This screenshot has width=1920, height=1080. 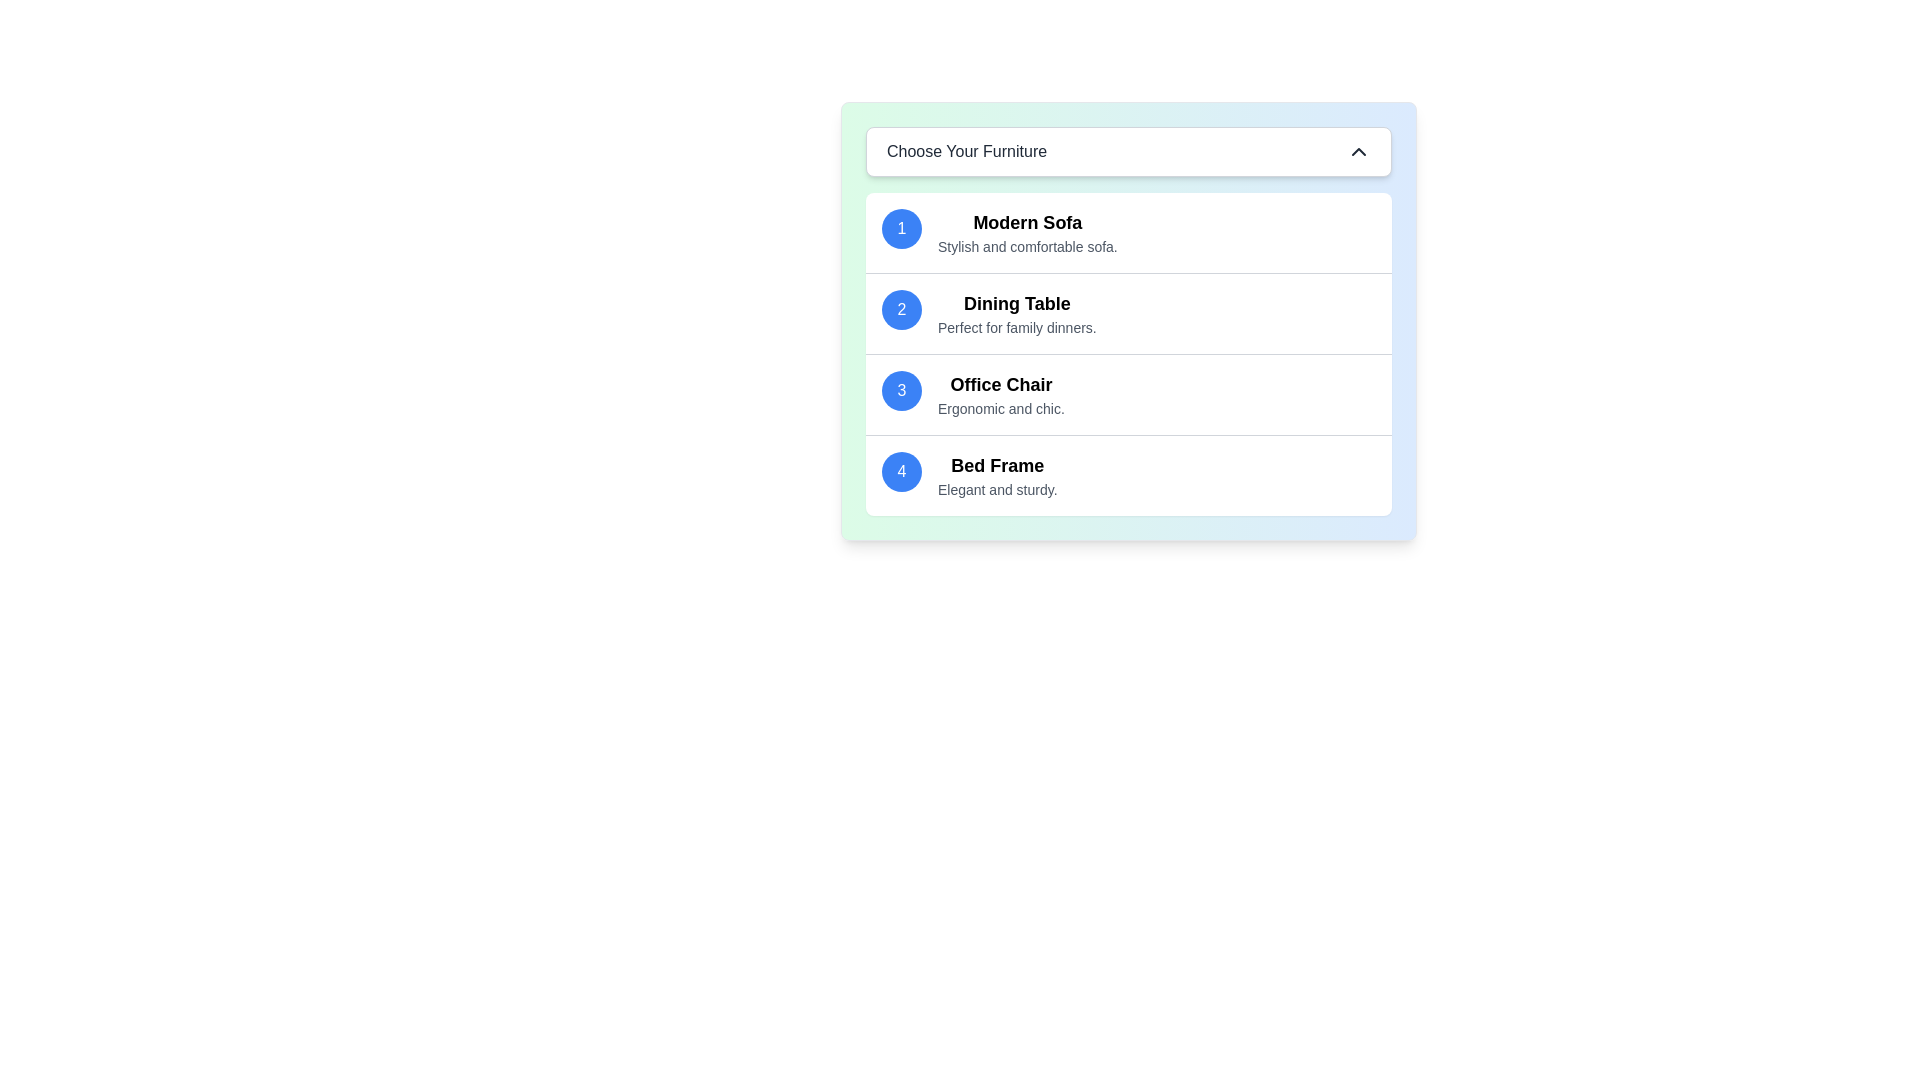 What do you see at coordinates (1017, 326) in the screenshot?
I see `text content of the text label that says 'Perfect for family dinners.' located below the title 'Dining Table' in the furniture list` at bounding box center [1017, 326].